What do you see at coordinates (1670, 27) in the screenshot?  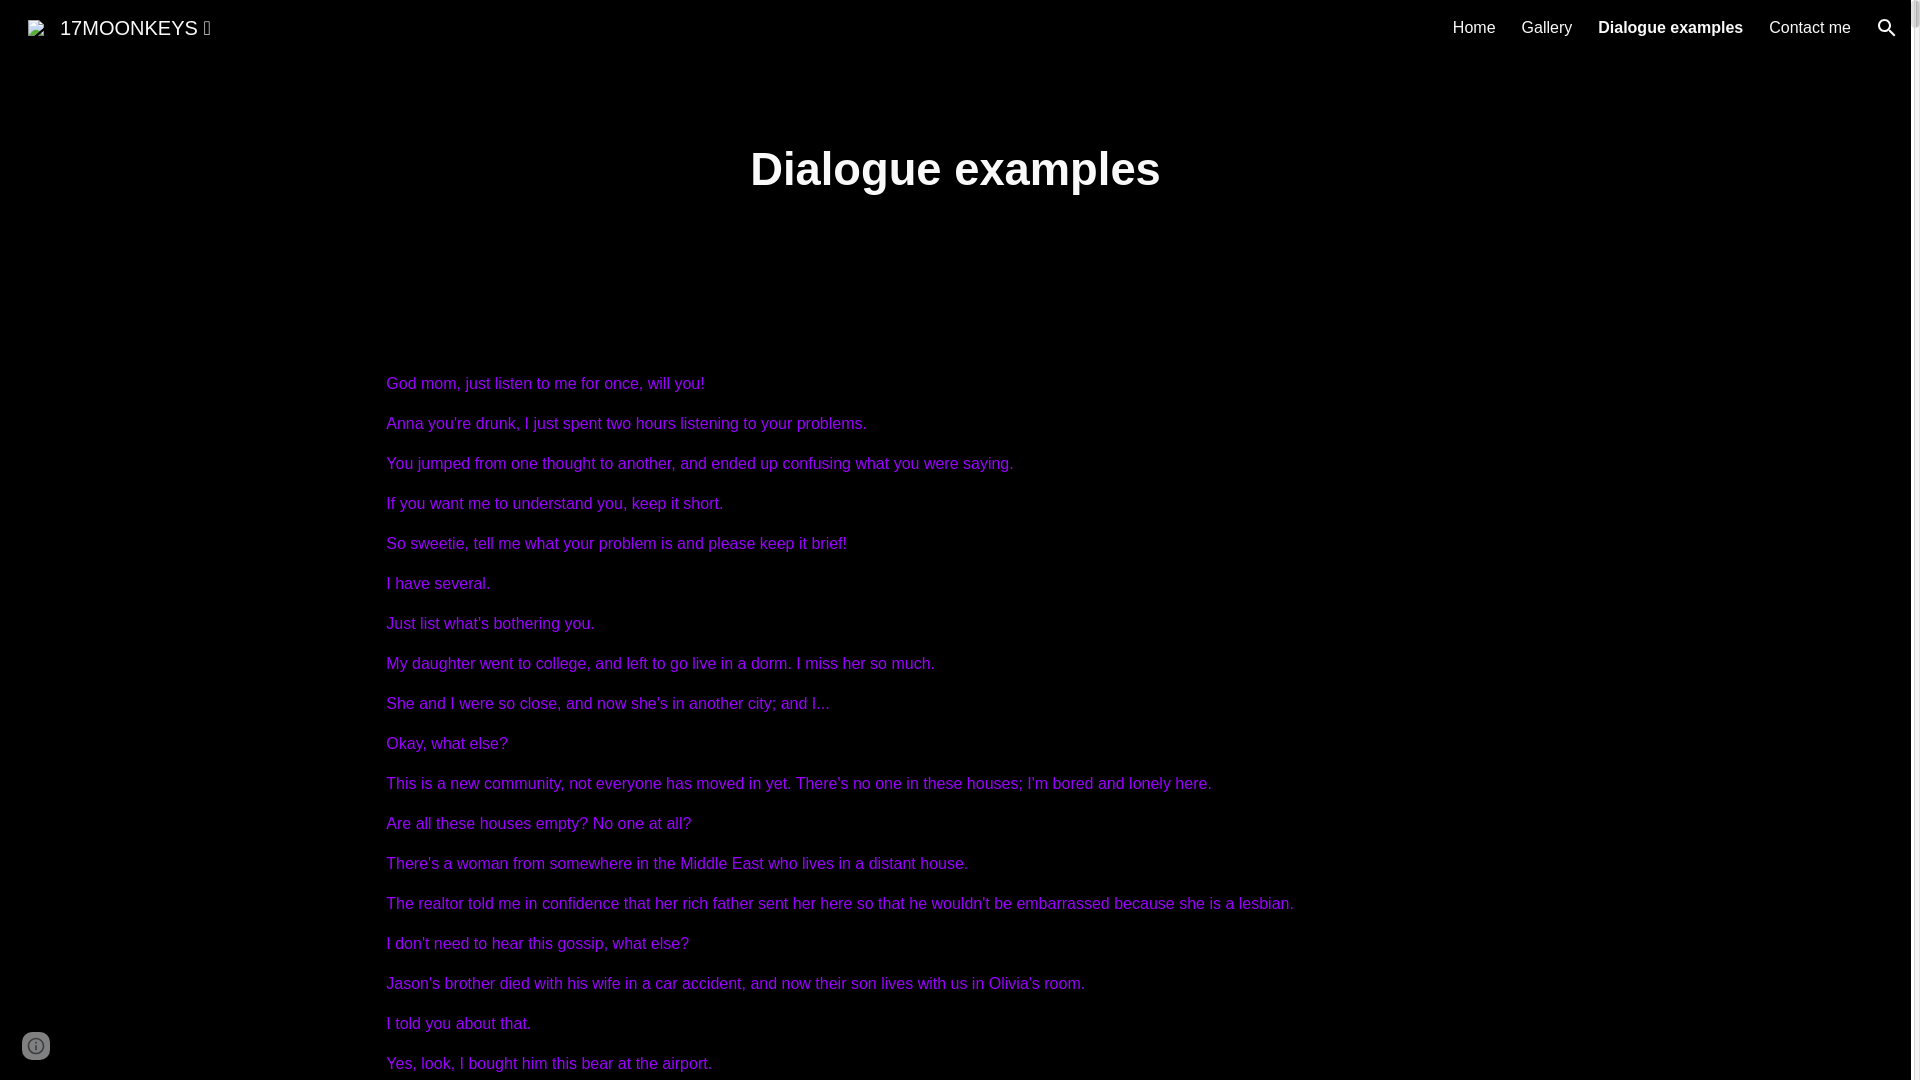 I see `'Dialogue examples'` at bounding box center [1670, 27].